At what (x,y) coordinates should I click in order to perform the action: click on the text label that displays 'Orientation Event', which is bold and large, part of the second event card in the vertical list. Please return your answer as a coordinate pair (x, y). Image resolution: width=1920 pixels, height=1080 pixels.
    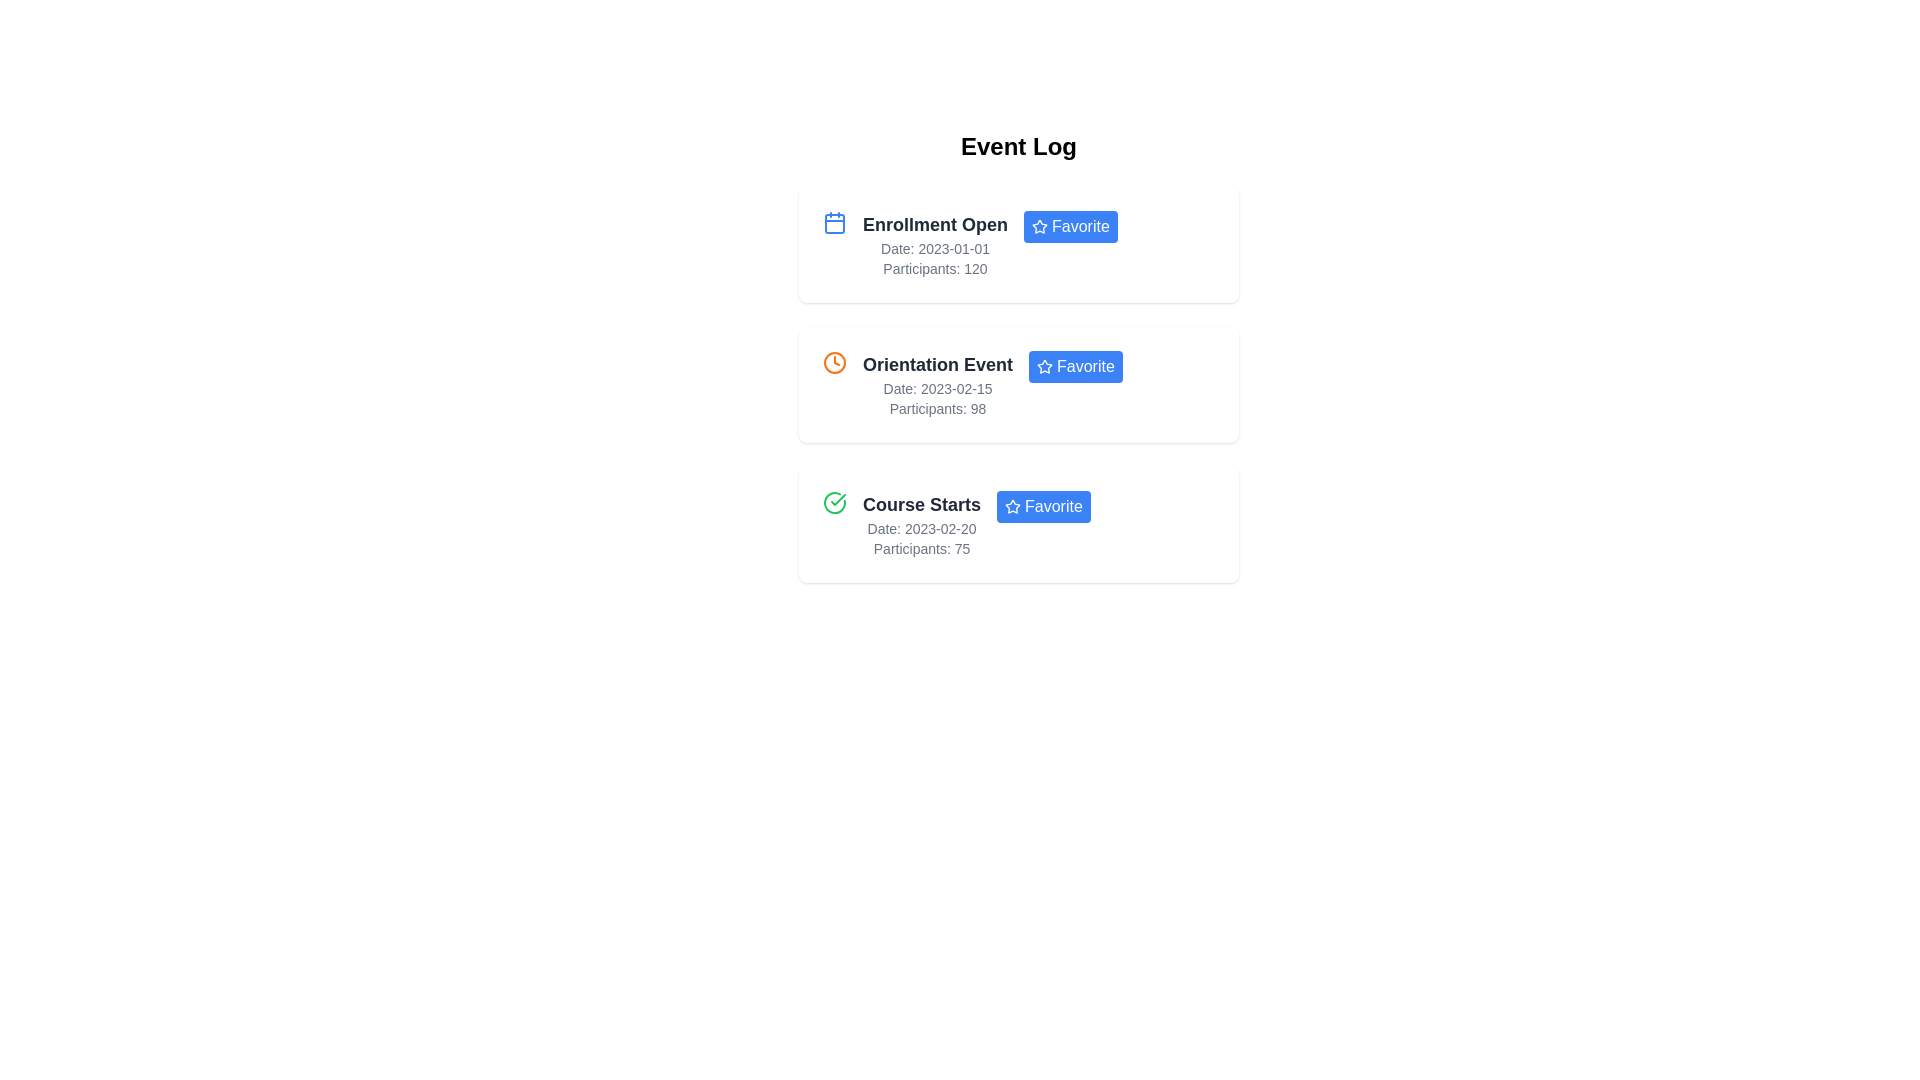
    Looking at the image, I should click on (937, 365).